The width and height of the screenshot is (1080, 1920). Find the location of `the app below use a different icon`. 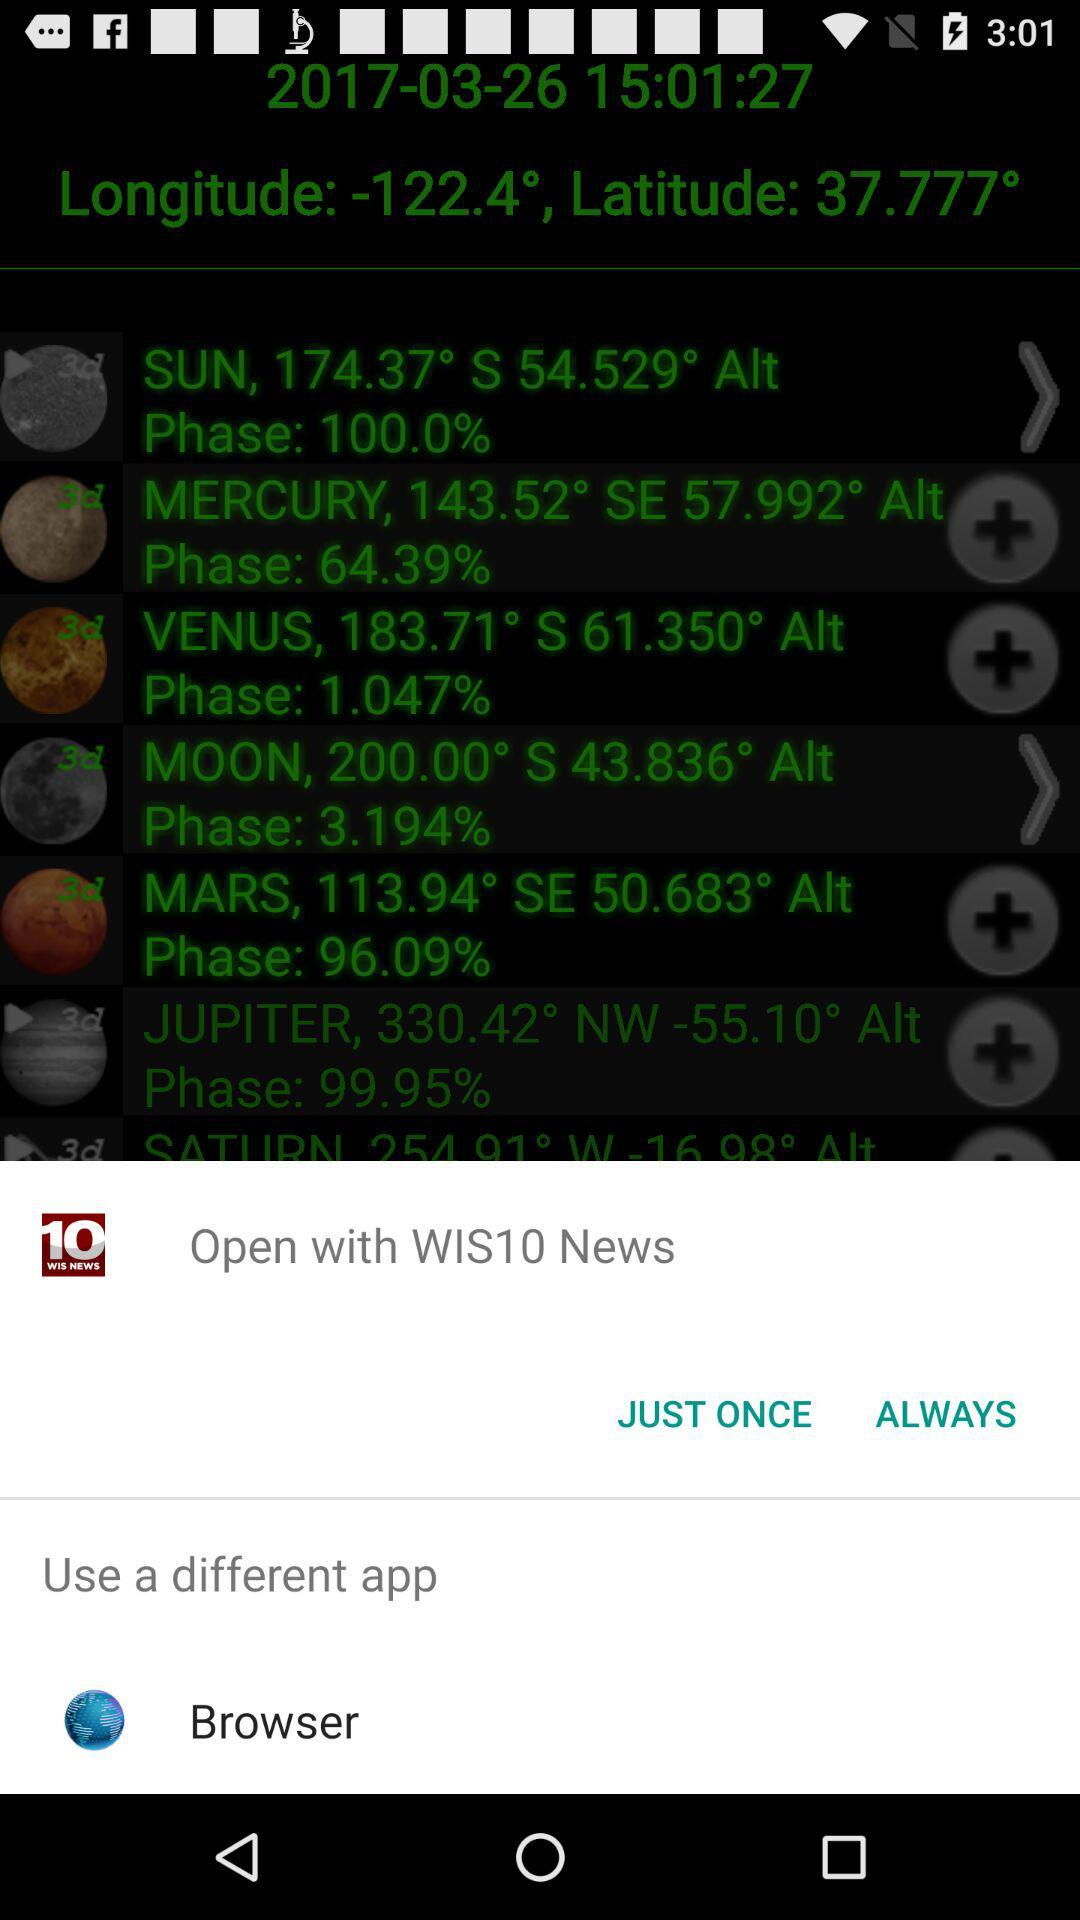

the app below use a different icon is located at coordinates (274, 1719).